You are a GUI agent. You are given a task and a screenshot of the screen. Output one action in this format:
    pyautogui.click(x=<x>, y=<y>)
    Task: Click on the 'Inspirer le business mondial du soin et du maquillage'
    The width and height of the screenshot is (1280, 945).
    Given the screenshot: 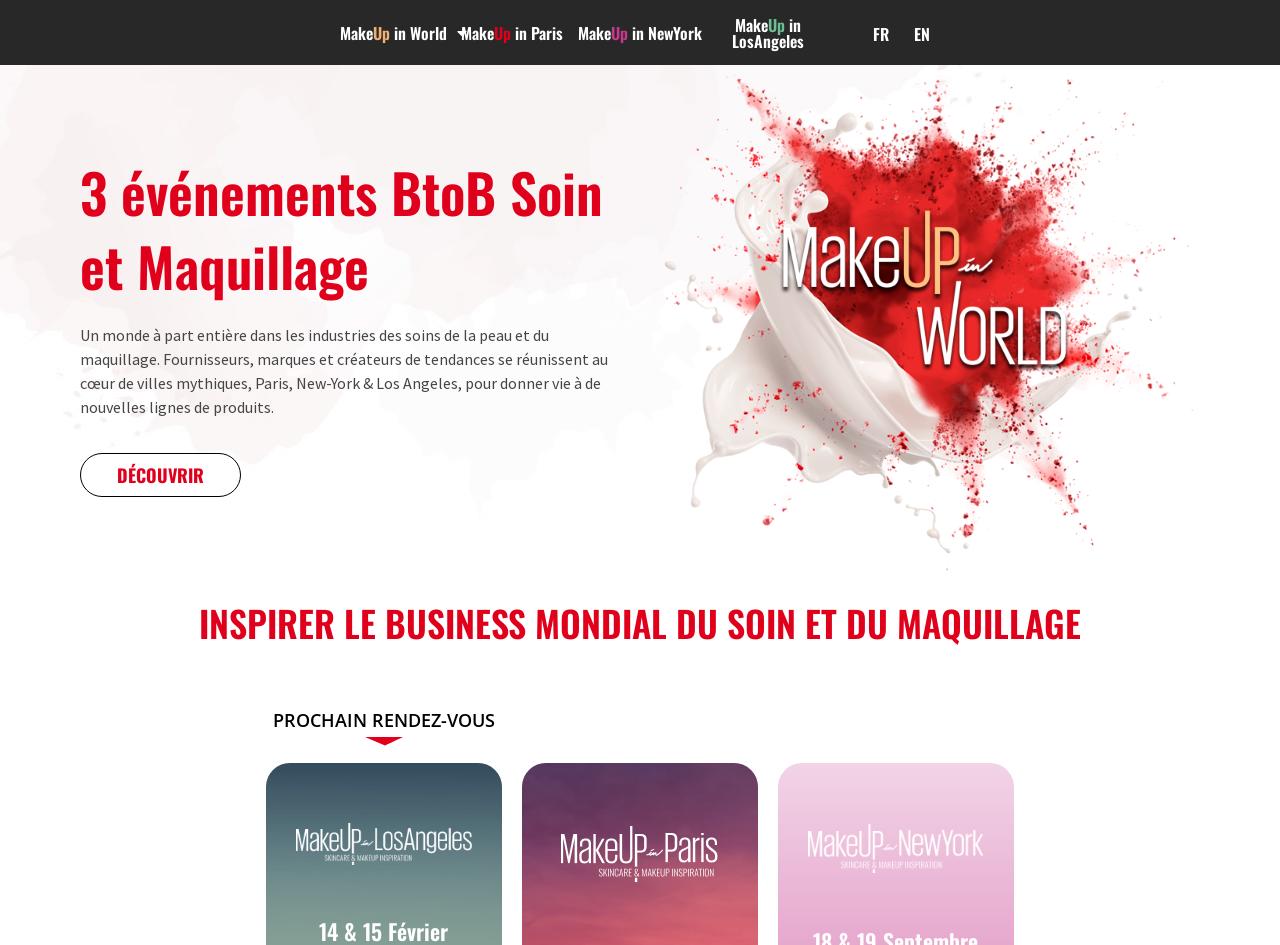 What is the action you would take?
    pyautogui.click(x=640, y=621)
    